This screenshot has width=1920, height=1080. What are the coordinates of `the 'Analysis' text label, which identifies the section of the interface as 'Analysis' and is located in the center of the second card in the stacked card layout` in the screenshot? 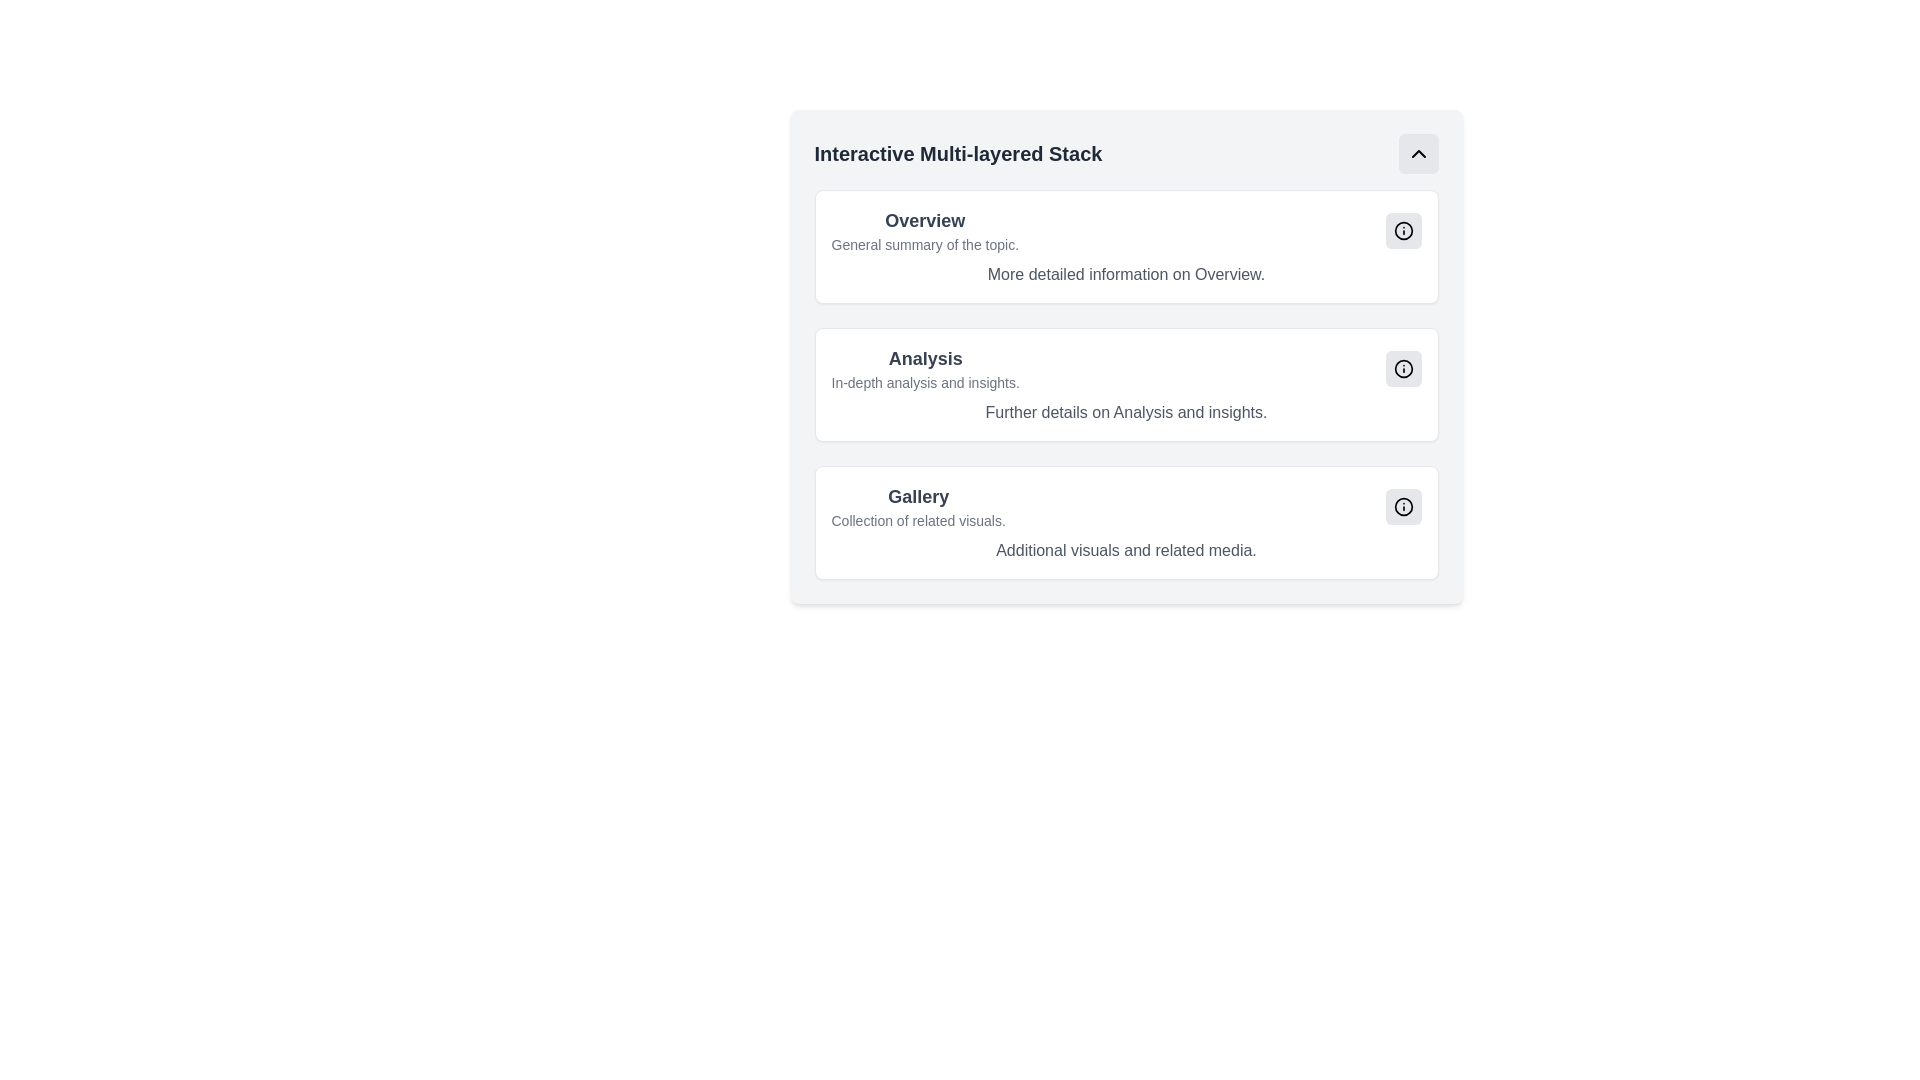 It's located at (924, 357).